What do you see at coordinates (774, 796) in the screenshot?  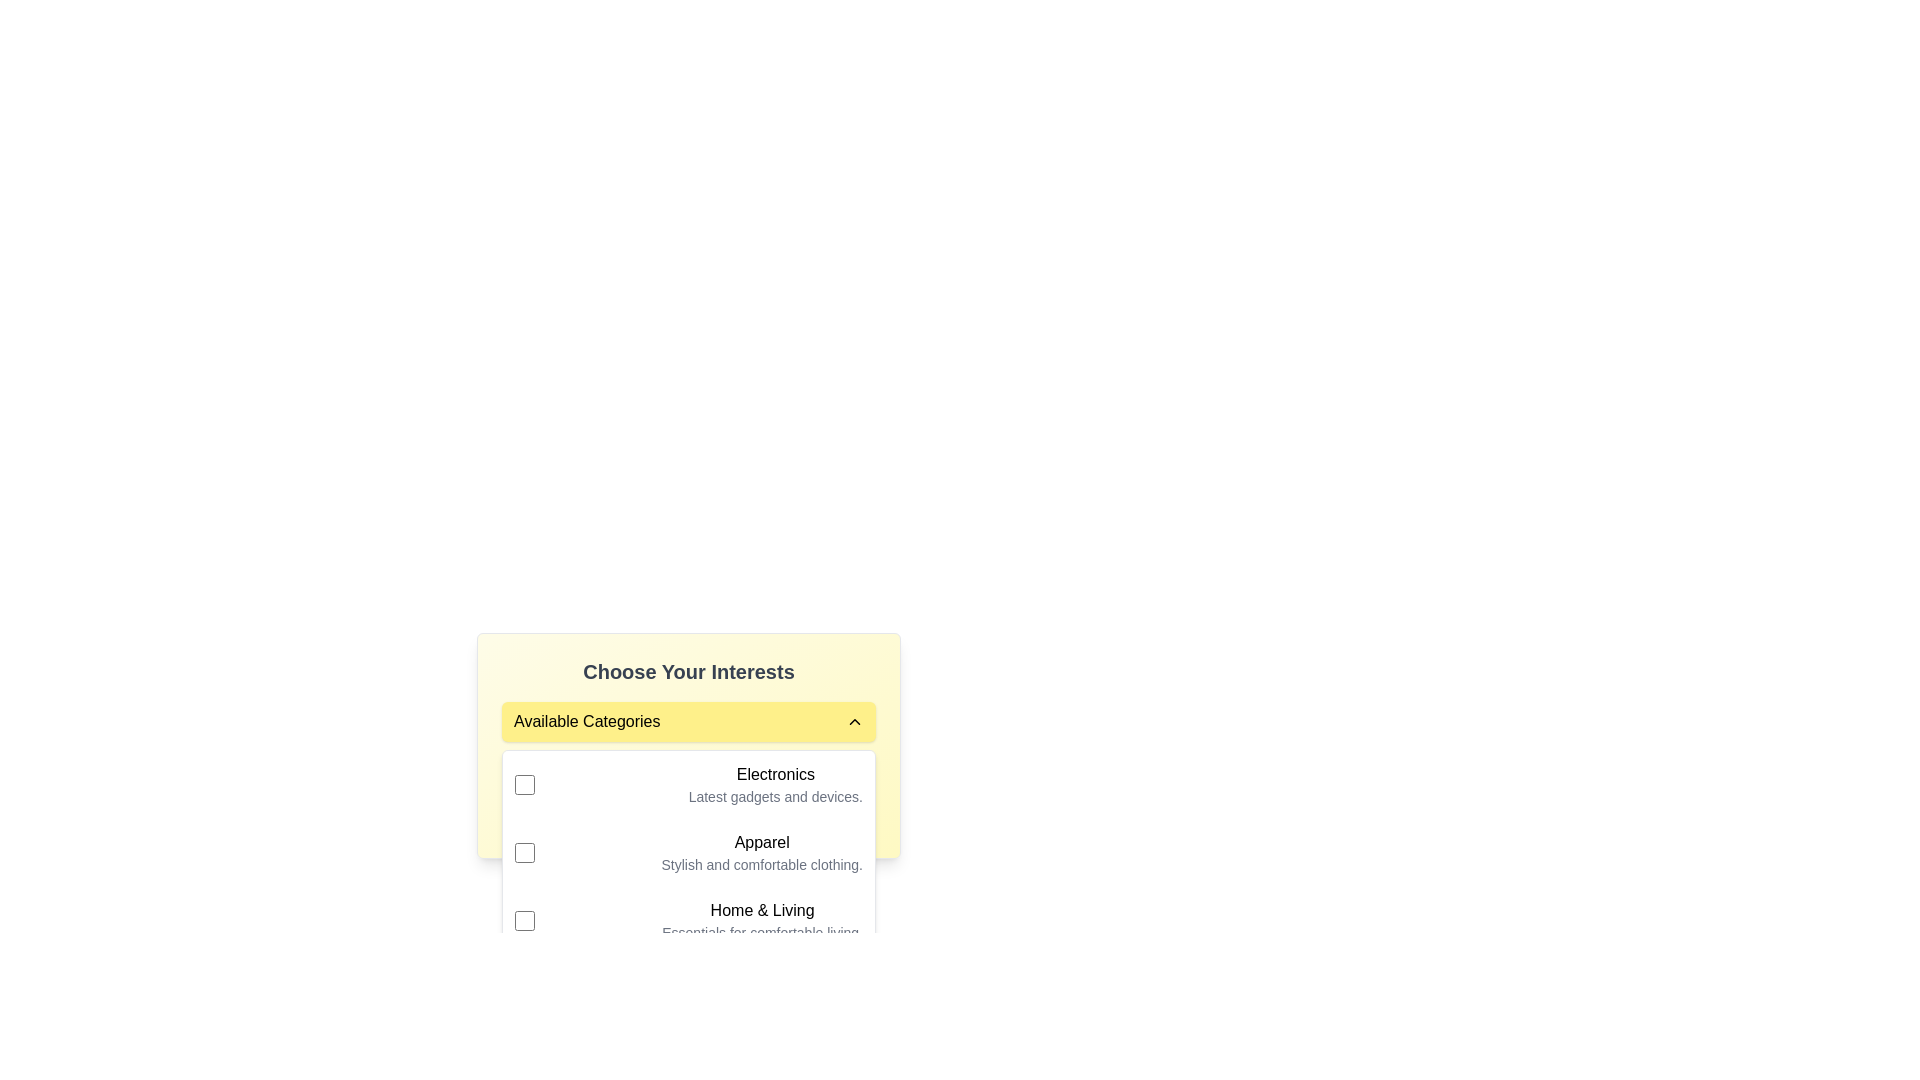 I see `the informative text label related to the 'Electronics' category located below the 'Electronics' heading in the 'Available Categories' section of the 'Choose Your Interests' interface` at bounding box center [774, 796].